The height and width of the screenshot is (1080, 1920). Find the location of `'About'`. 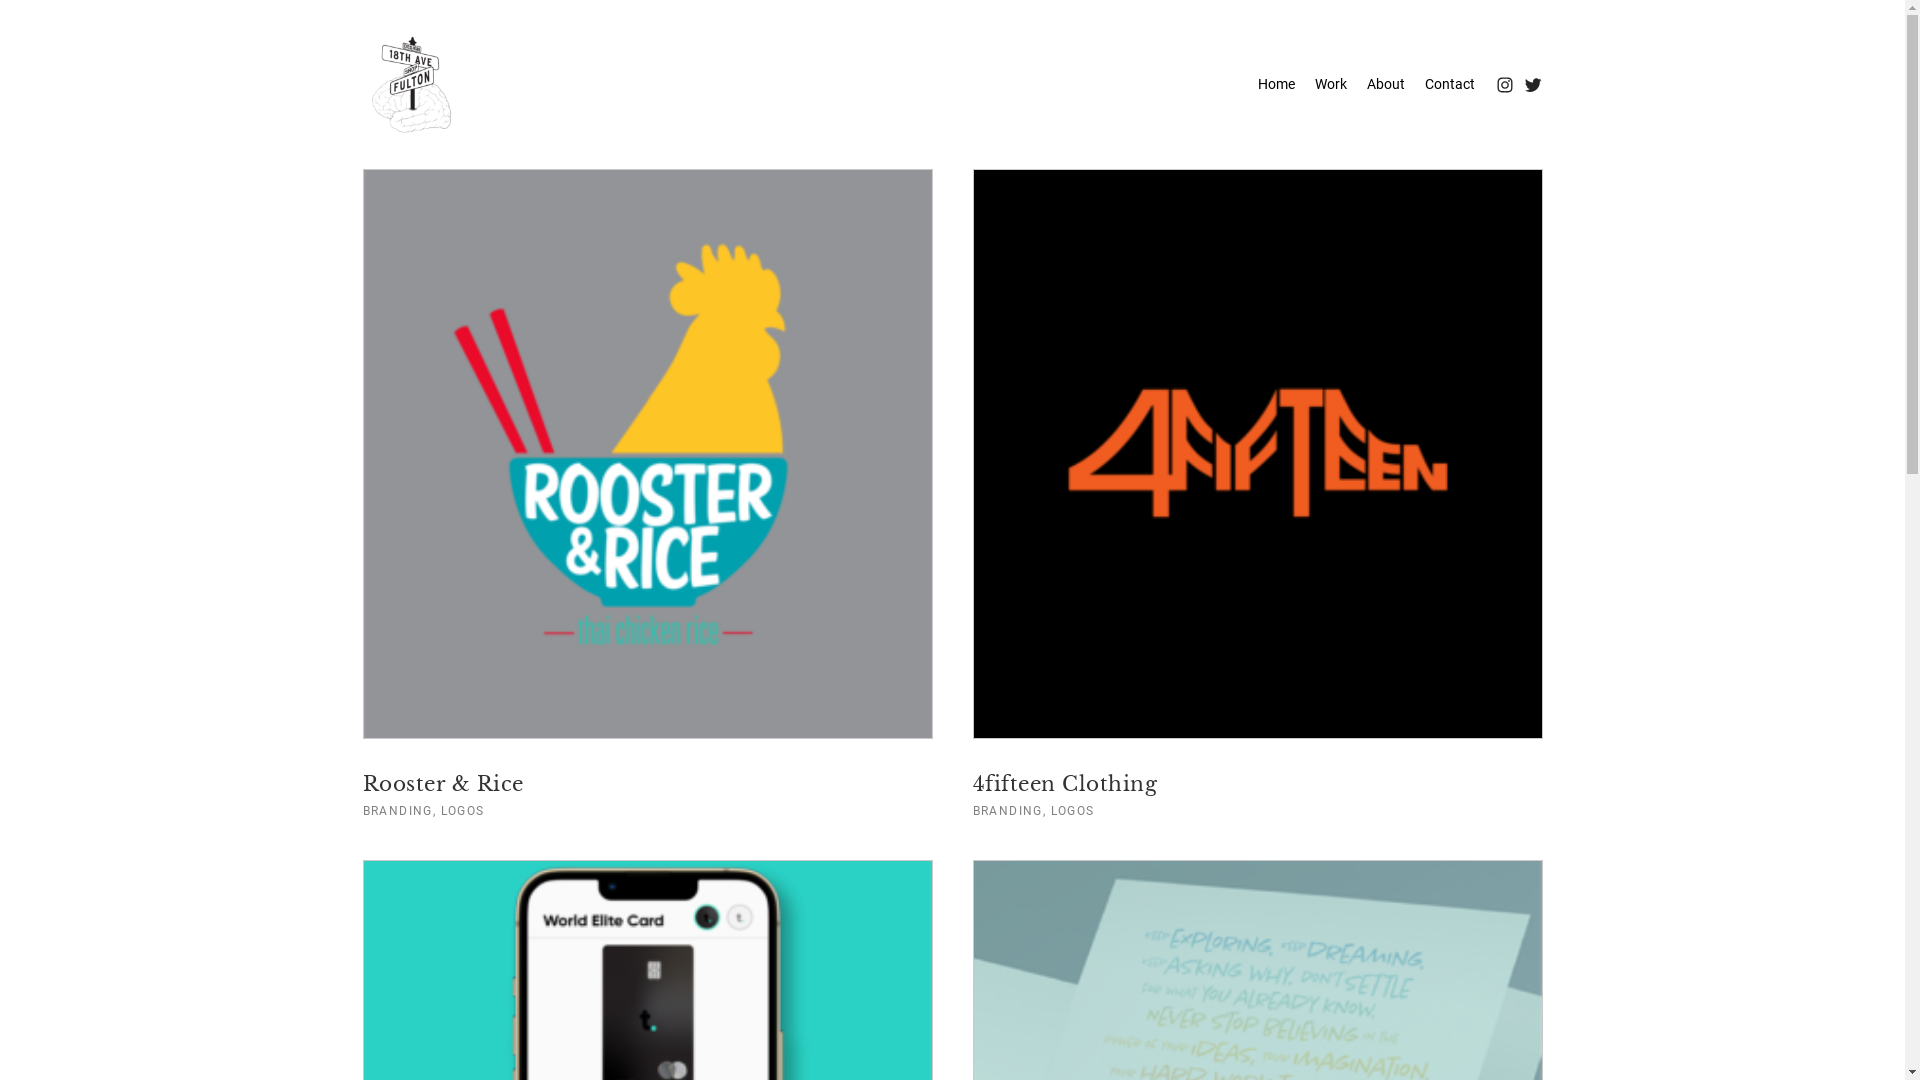

'About' is located at coordinates (1384, 83).